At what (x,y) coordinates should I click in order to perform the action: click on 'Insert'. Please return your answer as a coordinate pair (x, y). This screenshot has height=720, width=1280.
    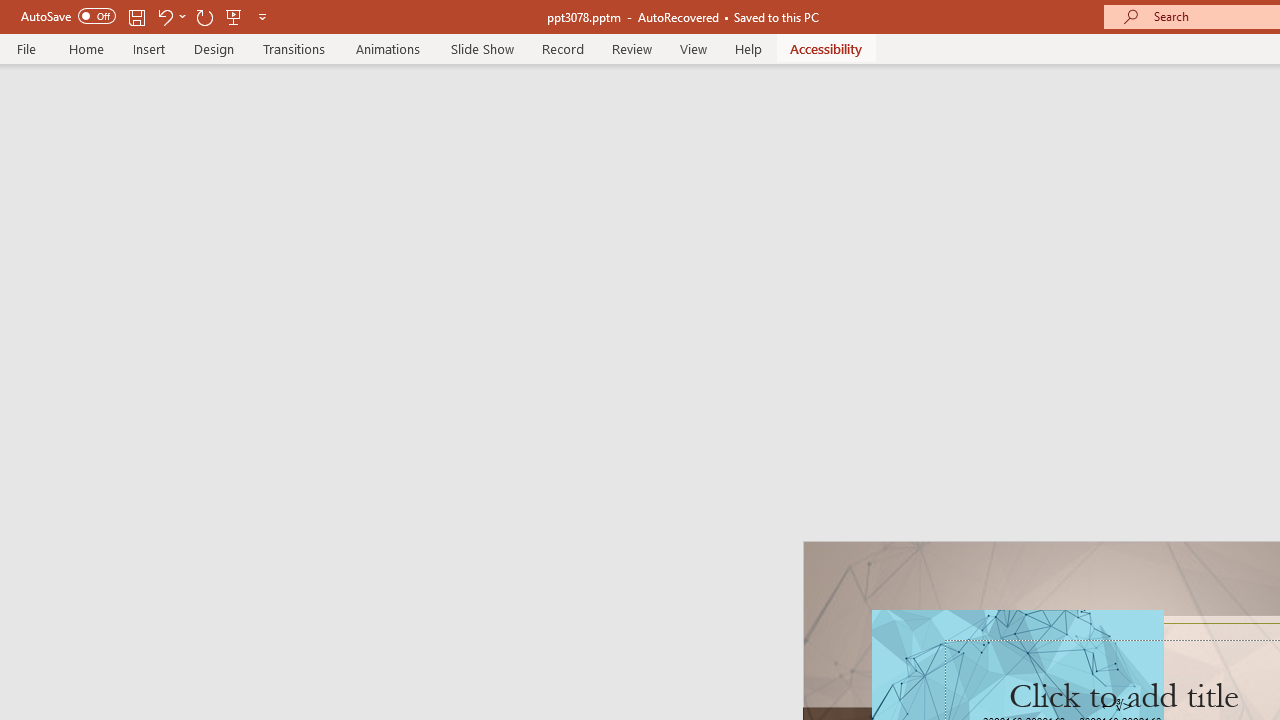
    Looking at the image, I should click on (148, 48).